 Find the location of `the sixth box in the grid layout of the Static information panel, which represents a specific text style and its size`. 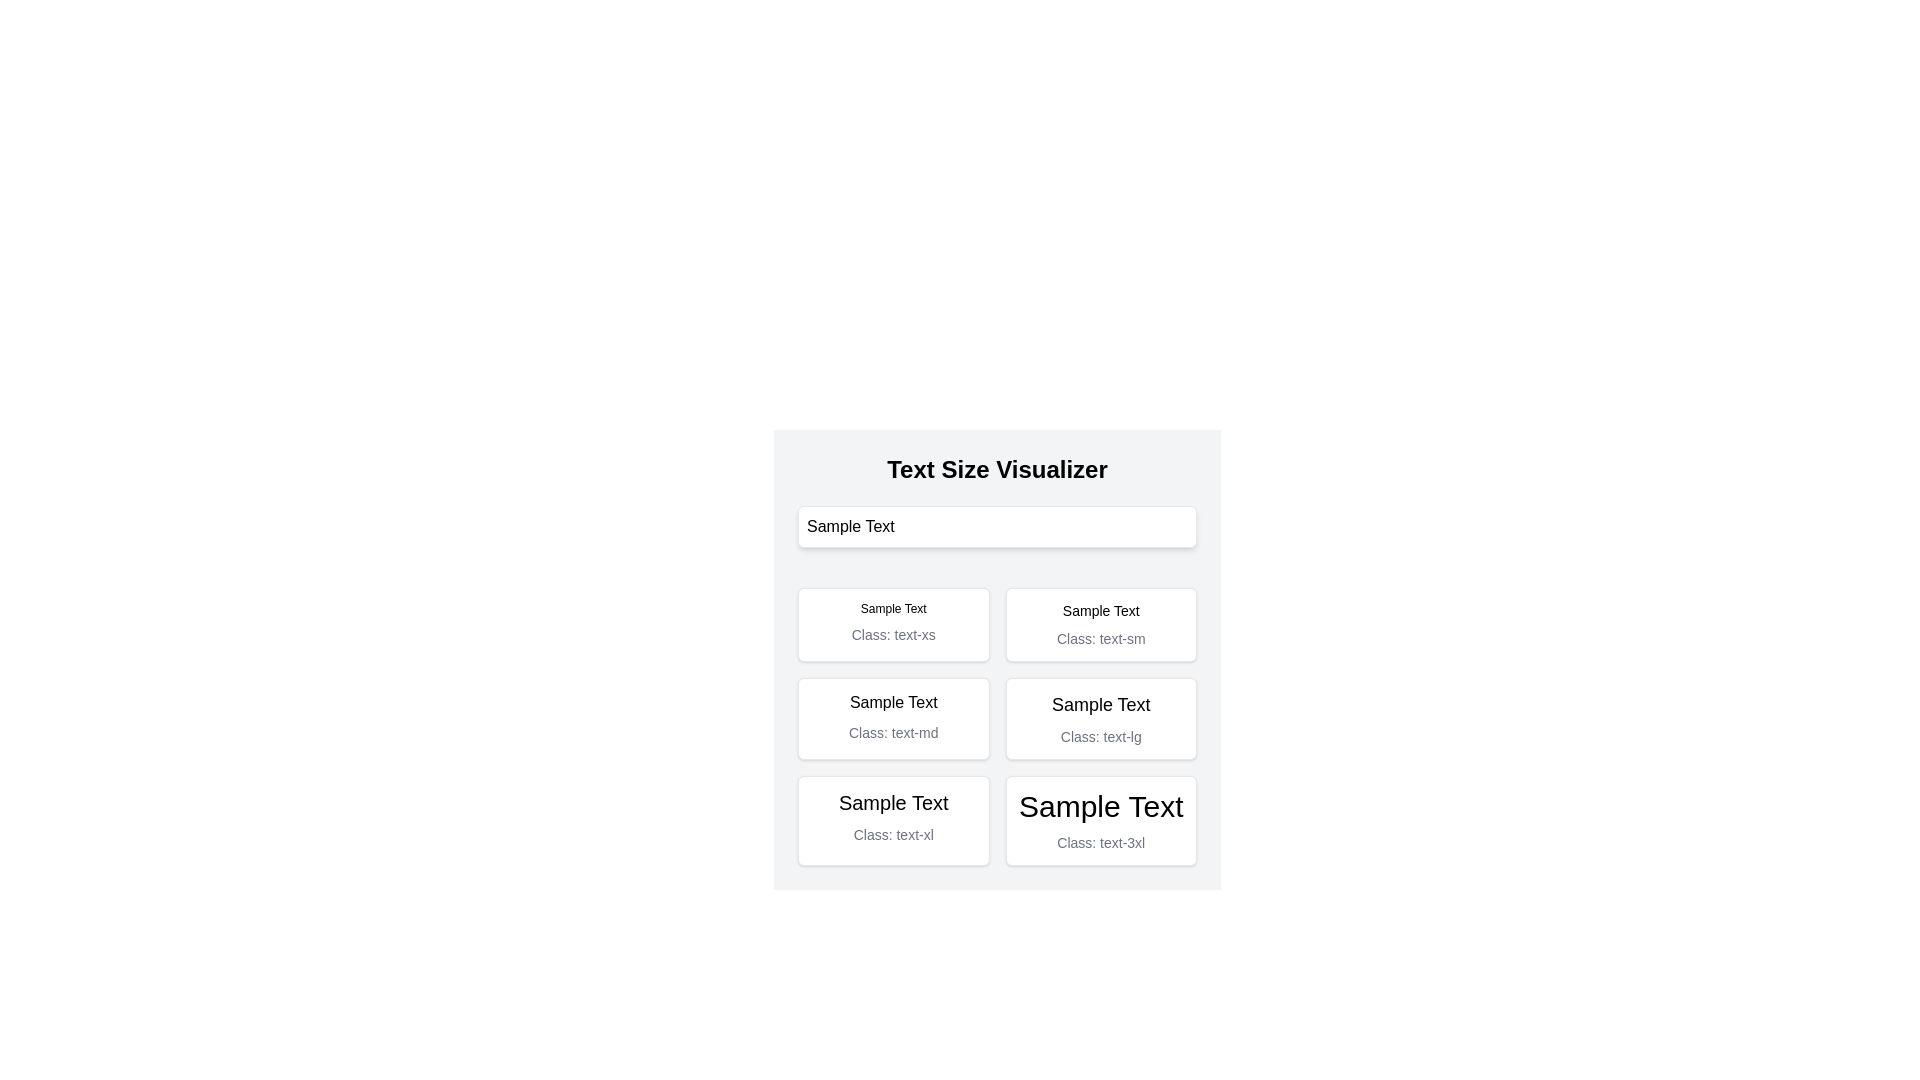

the sixth box in the grid layout of the Static information panel, which represents a specific text style and its size is located at coordinates (1100, 821).